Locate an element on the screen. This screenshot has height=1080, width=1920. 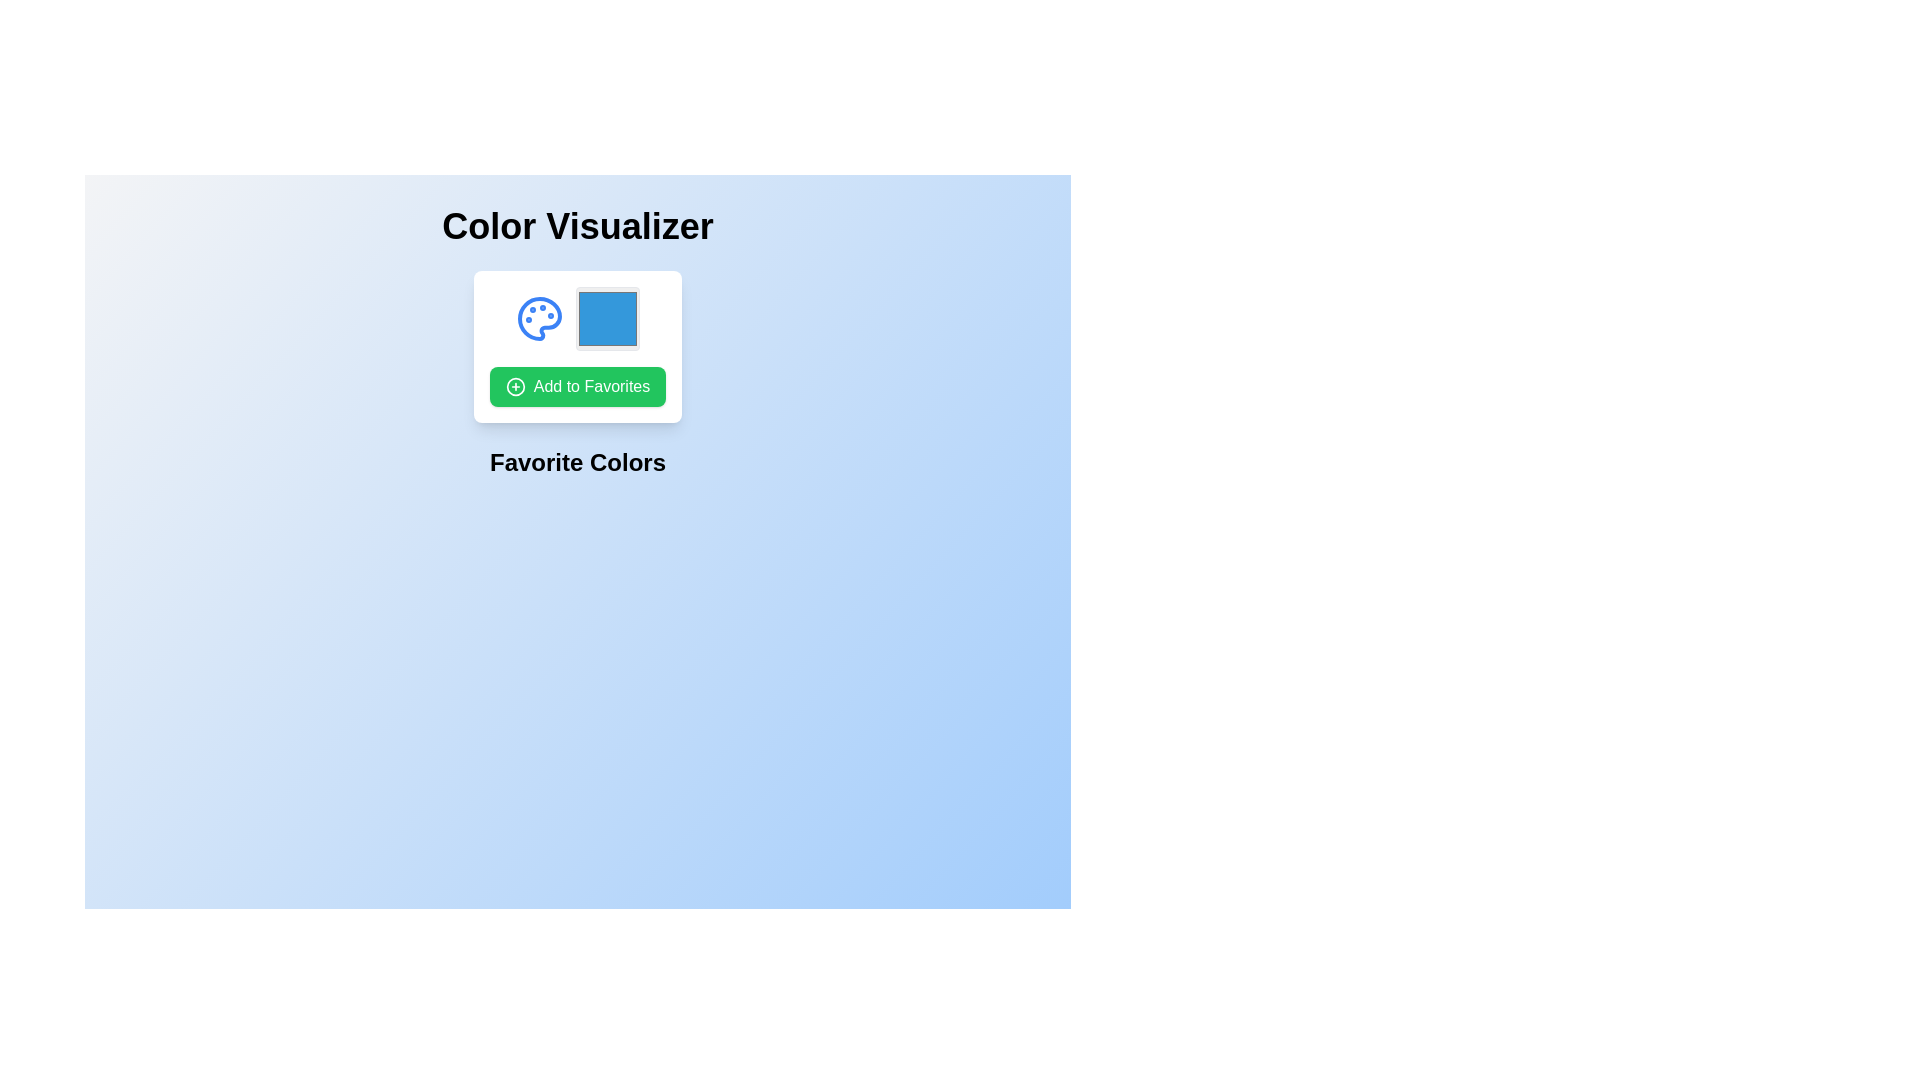
the color/design icon located at the far left of its group to interact with its associated functionalities is located at coordinates (539, 318).